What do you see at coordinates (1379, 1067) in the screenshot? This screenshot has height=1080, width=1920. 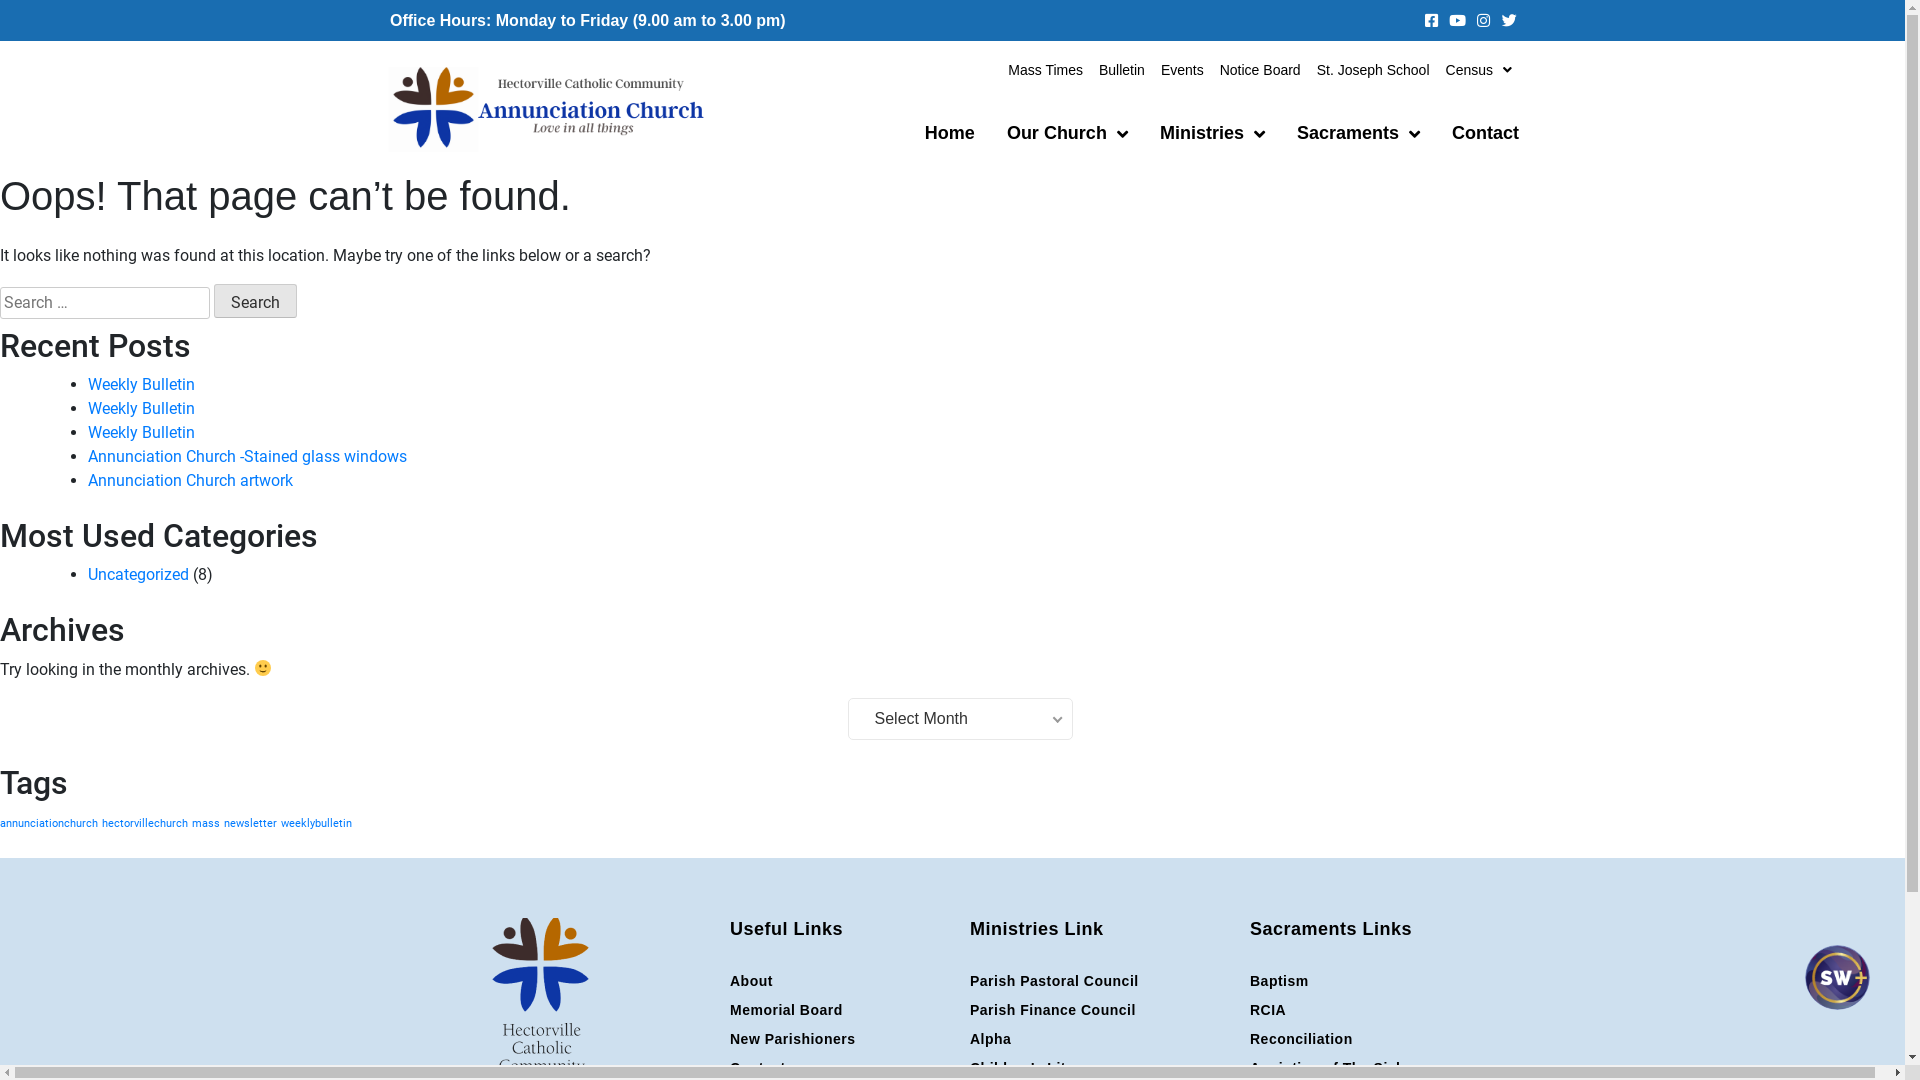 I see `'Anointing of The Sick'` at bounding box center [1379, 1067].